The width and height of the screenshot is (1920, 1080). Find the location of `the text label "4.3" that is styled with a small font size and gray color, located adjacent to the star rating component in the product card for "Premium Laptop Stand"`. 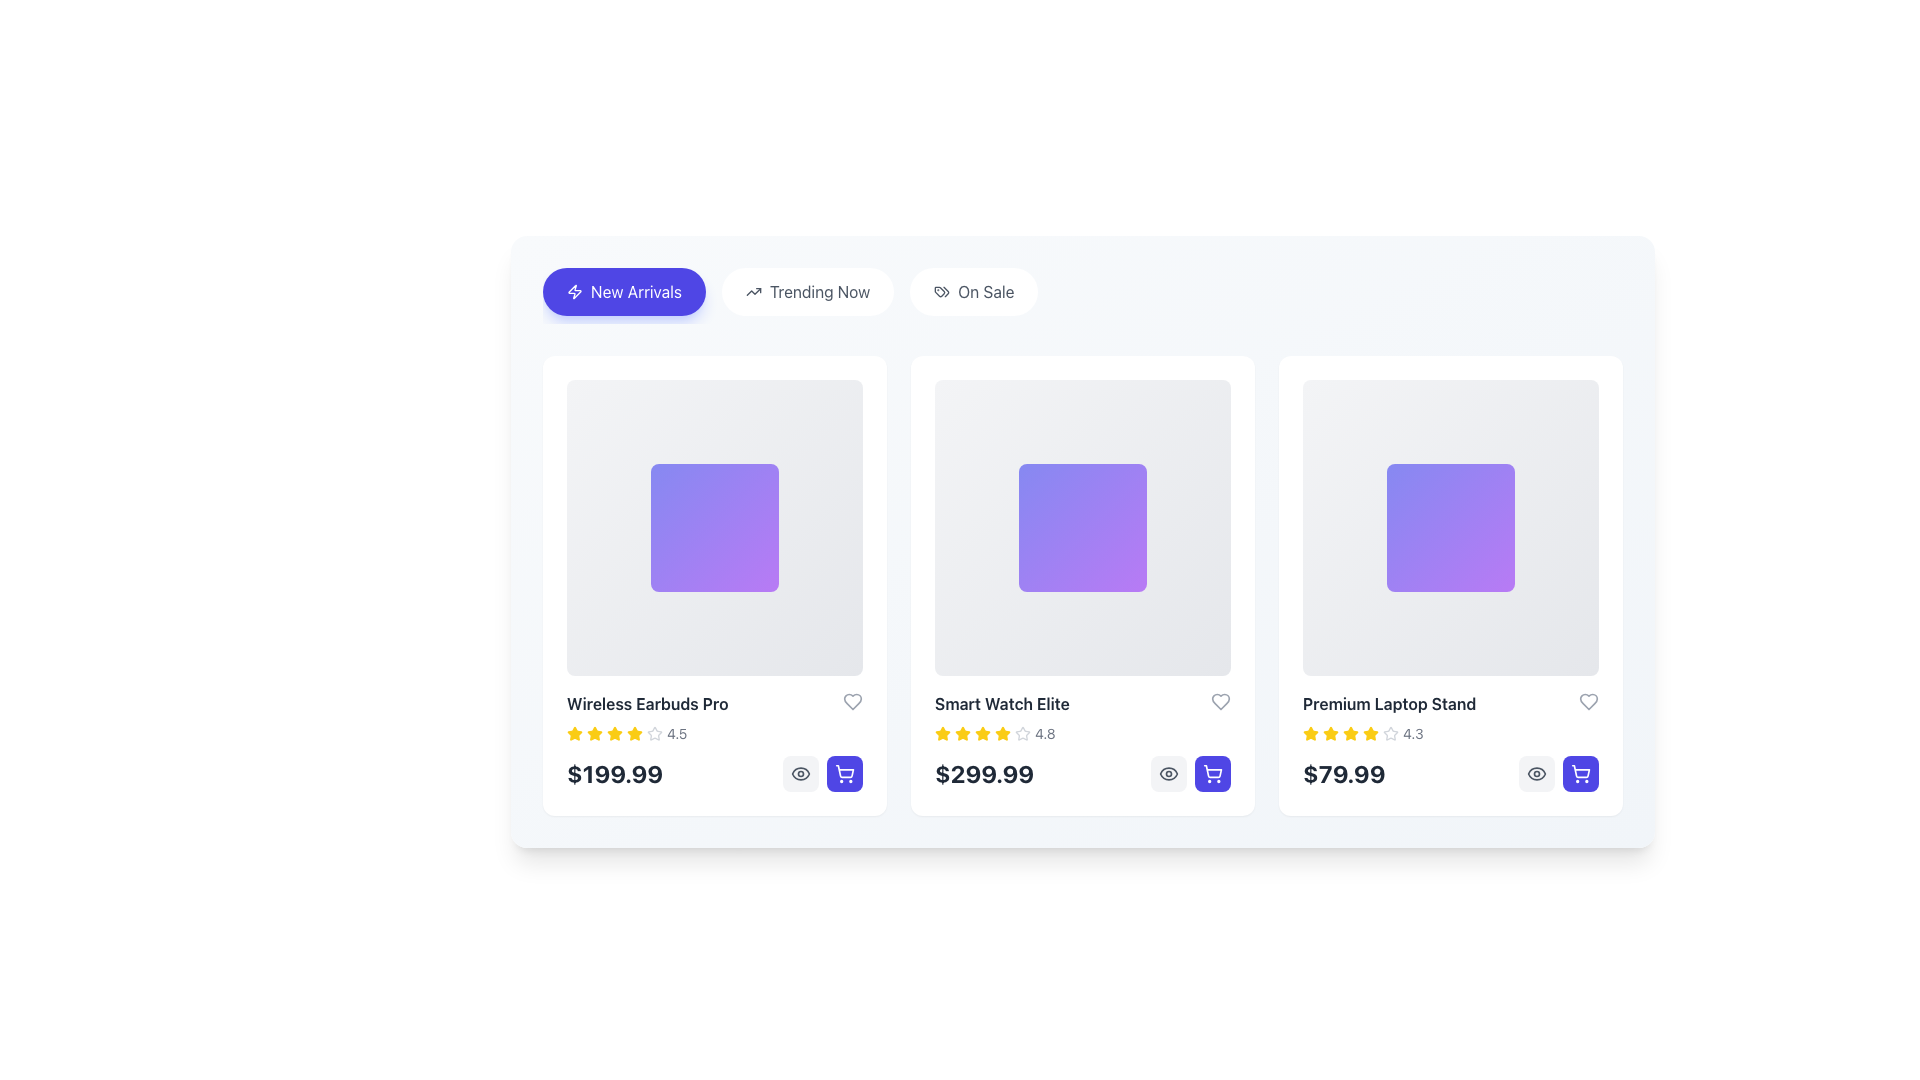

the text label "4.3" that is styled with a small font size and gray color, located adjacent to the star rating component in the product card for "Premium Laptop Stand" is located at coordinates (1412, 733).